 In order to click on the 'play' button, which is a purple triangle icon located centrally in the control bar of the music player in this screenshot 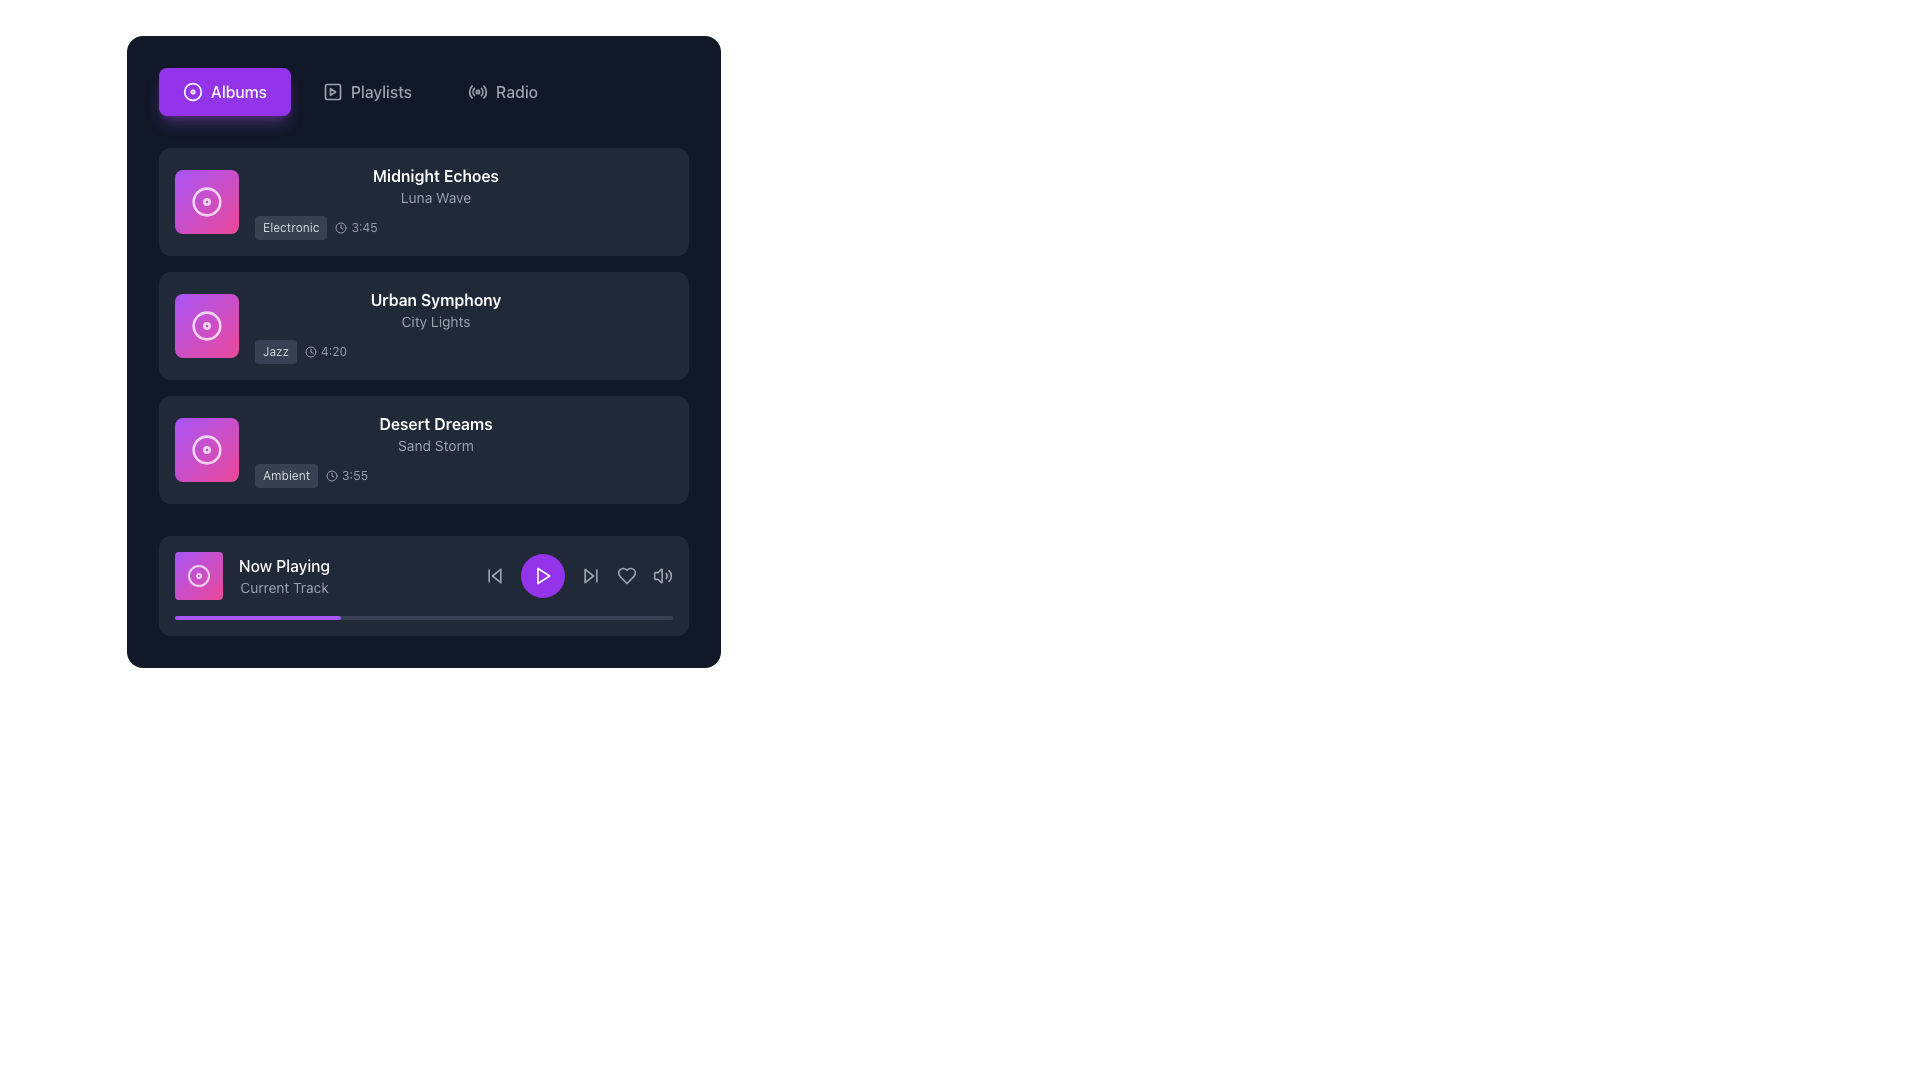, I will do `click(588, 575)`.